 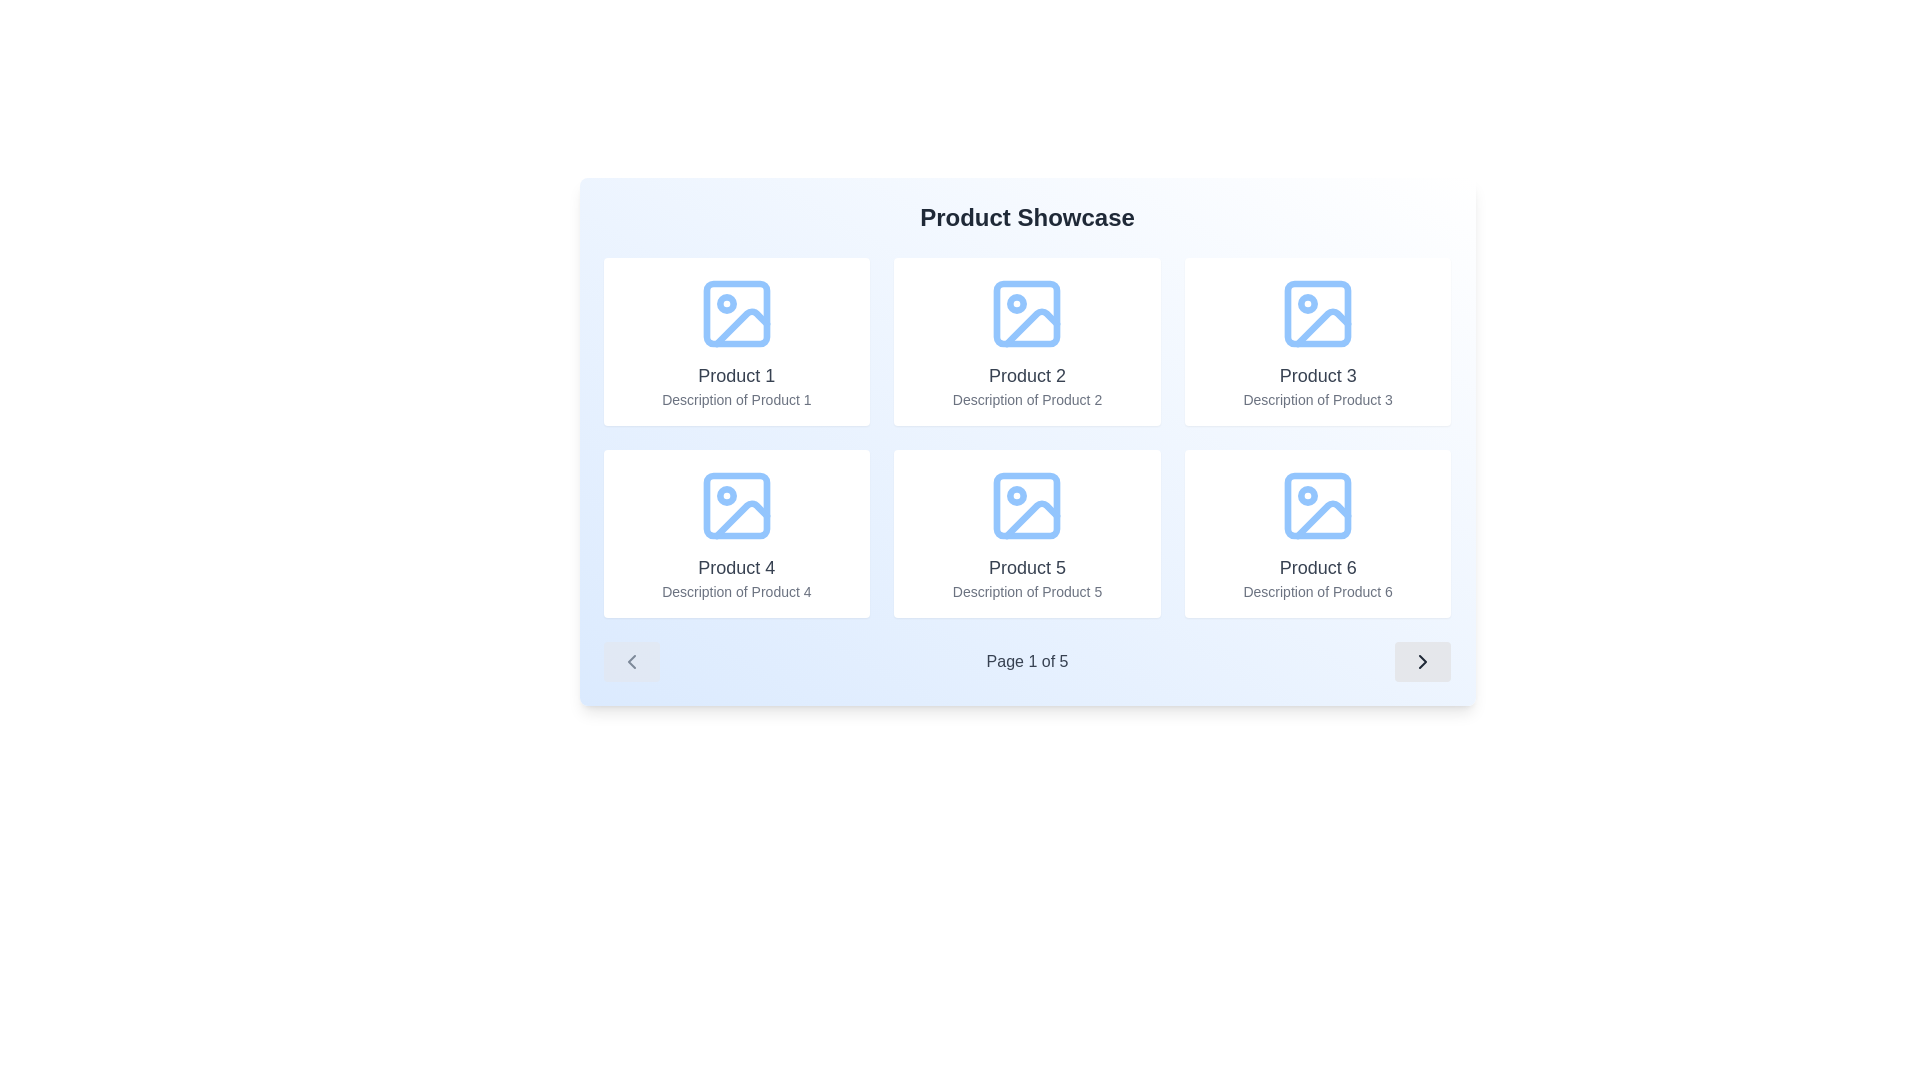 What do you see at coordinates (1318, 313) in the screenshot?
I see `the small, rounded rectangle element that is part of the image icon for 'Product 3' in the third position of the top row of the product grid under 'Product Showcase'` at bounding box center [1318, 313].